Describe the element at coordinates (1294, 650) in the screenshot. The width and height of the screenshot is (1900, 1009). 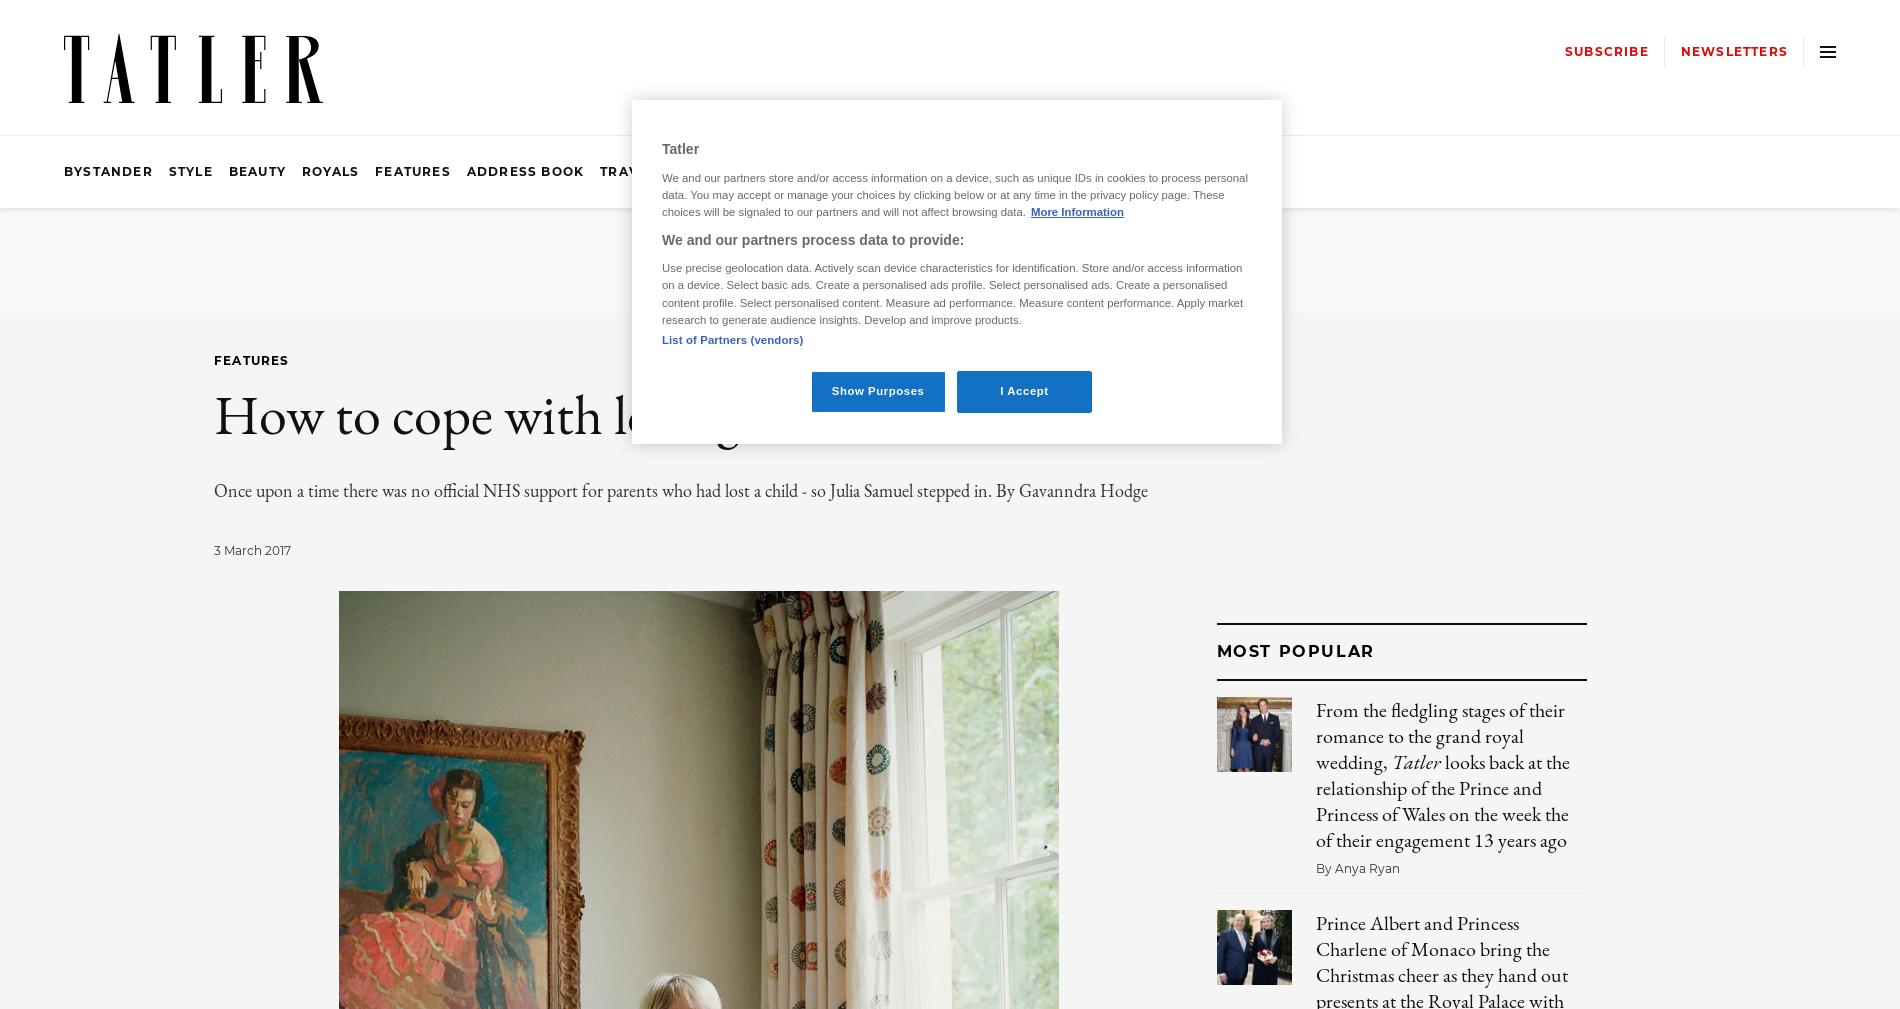
I see `'Most Popular'` at that location.